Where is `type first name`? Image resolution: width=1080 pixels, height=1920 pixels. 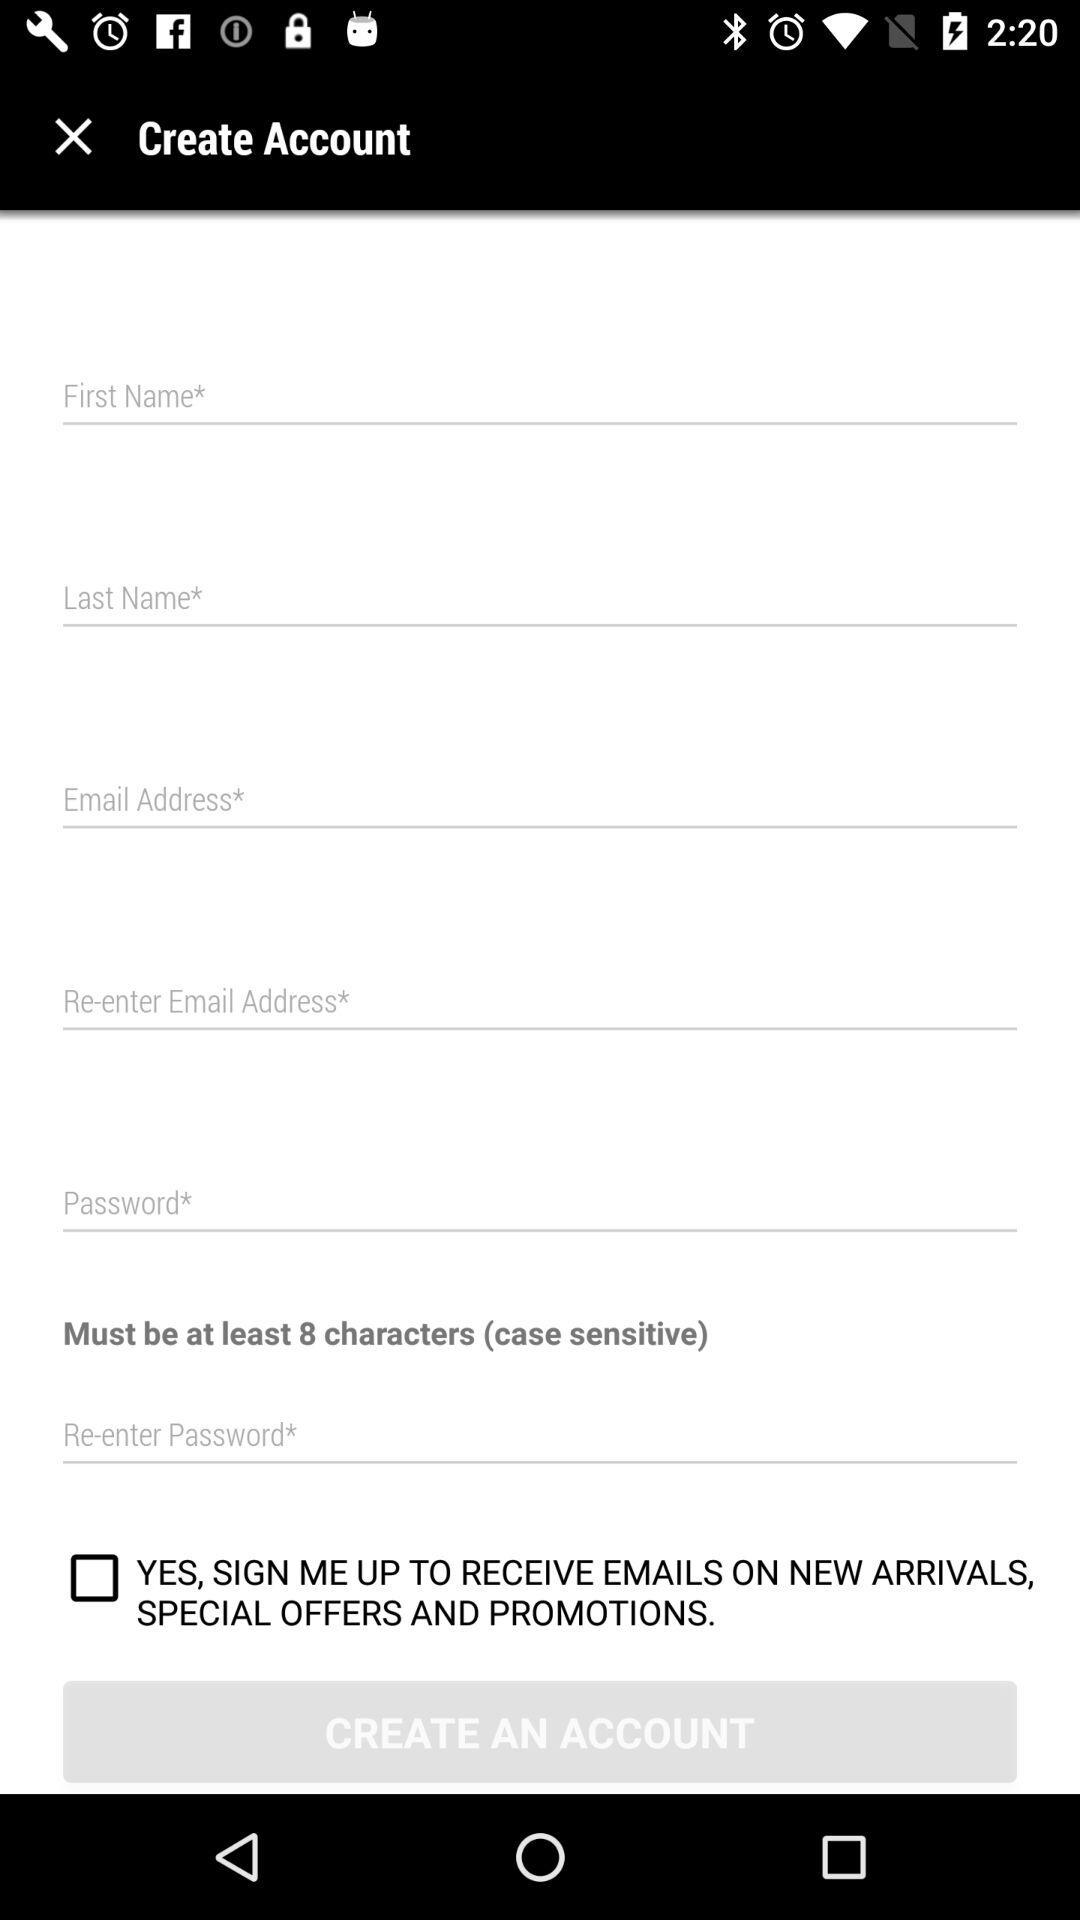
type first name is located at coordinates (540, 396).